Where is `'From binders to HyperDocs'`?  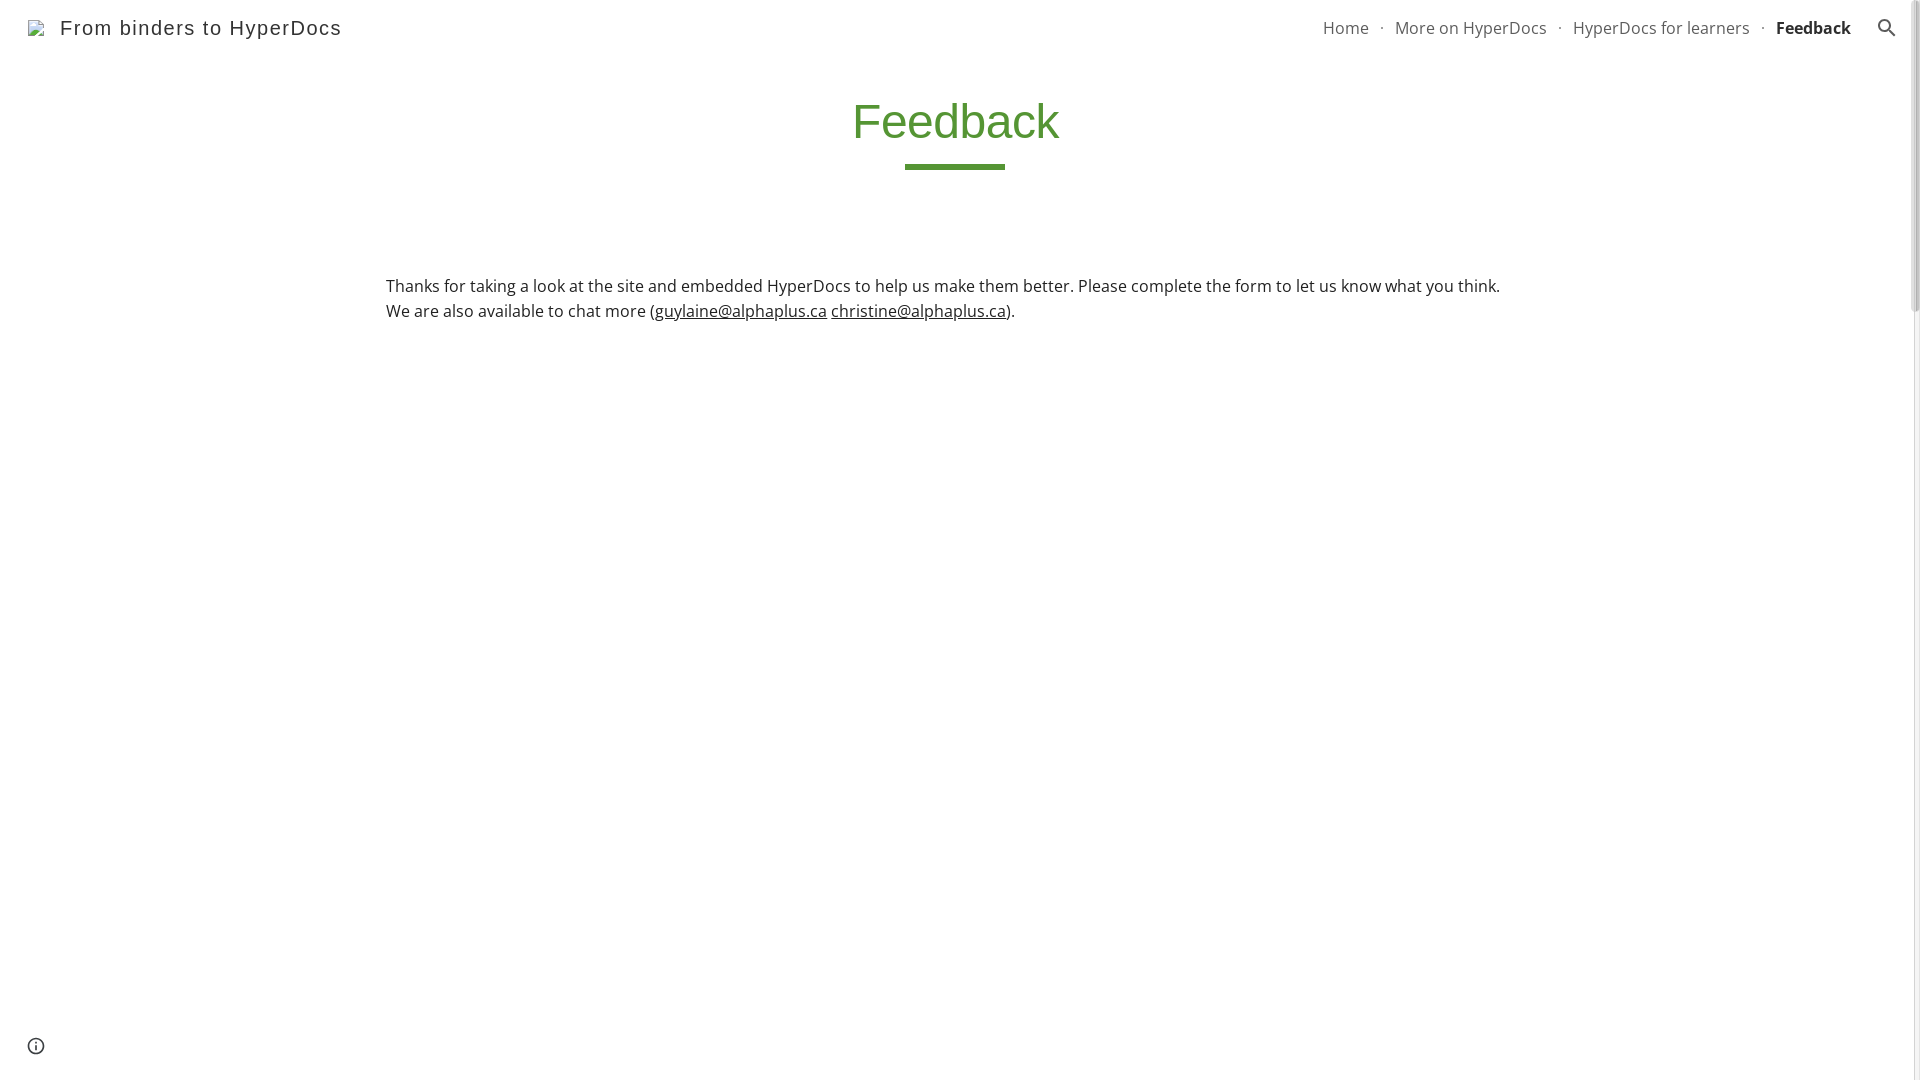
'From binders to HyperDocs' is located at coordinates (185, 26).